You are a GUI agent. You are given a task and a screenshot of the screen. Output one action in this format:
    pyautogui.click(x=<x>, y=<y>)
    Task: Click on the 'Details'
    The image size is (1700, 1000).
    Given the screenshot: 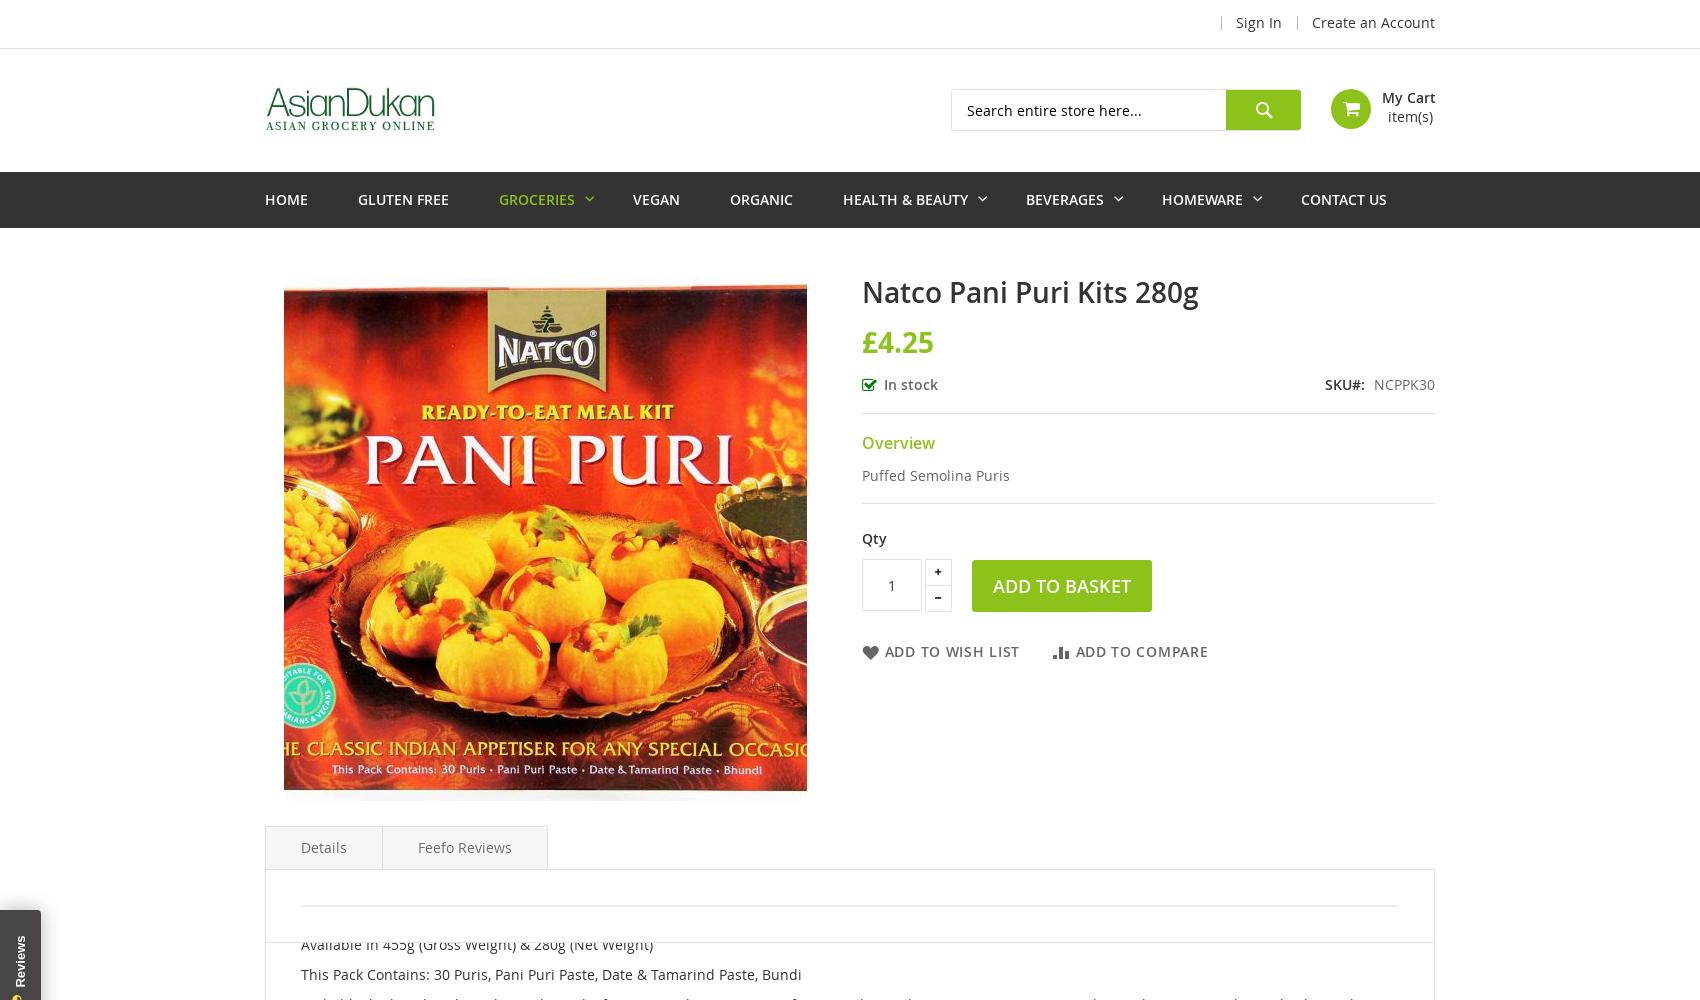 What is the action you would take?
    pyautogui.click(x=323, y=846)
    